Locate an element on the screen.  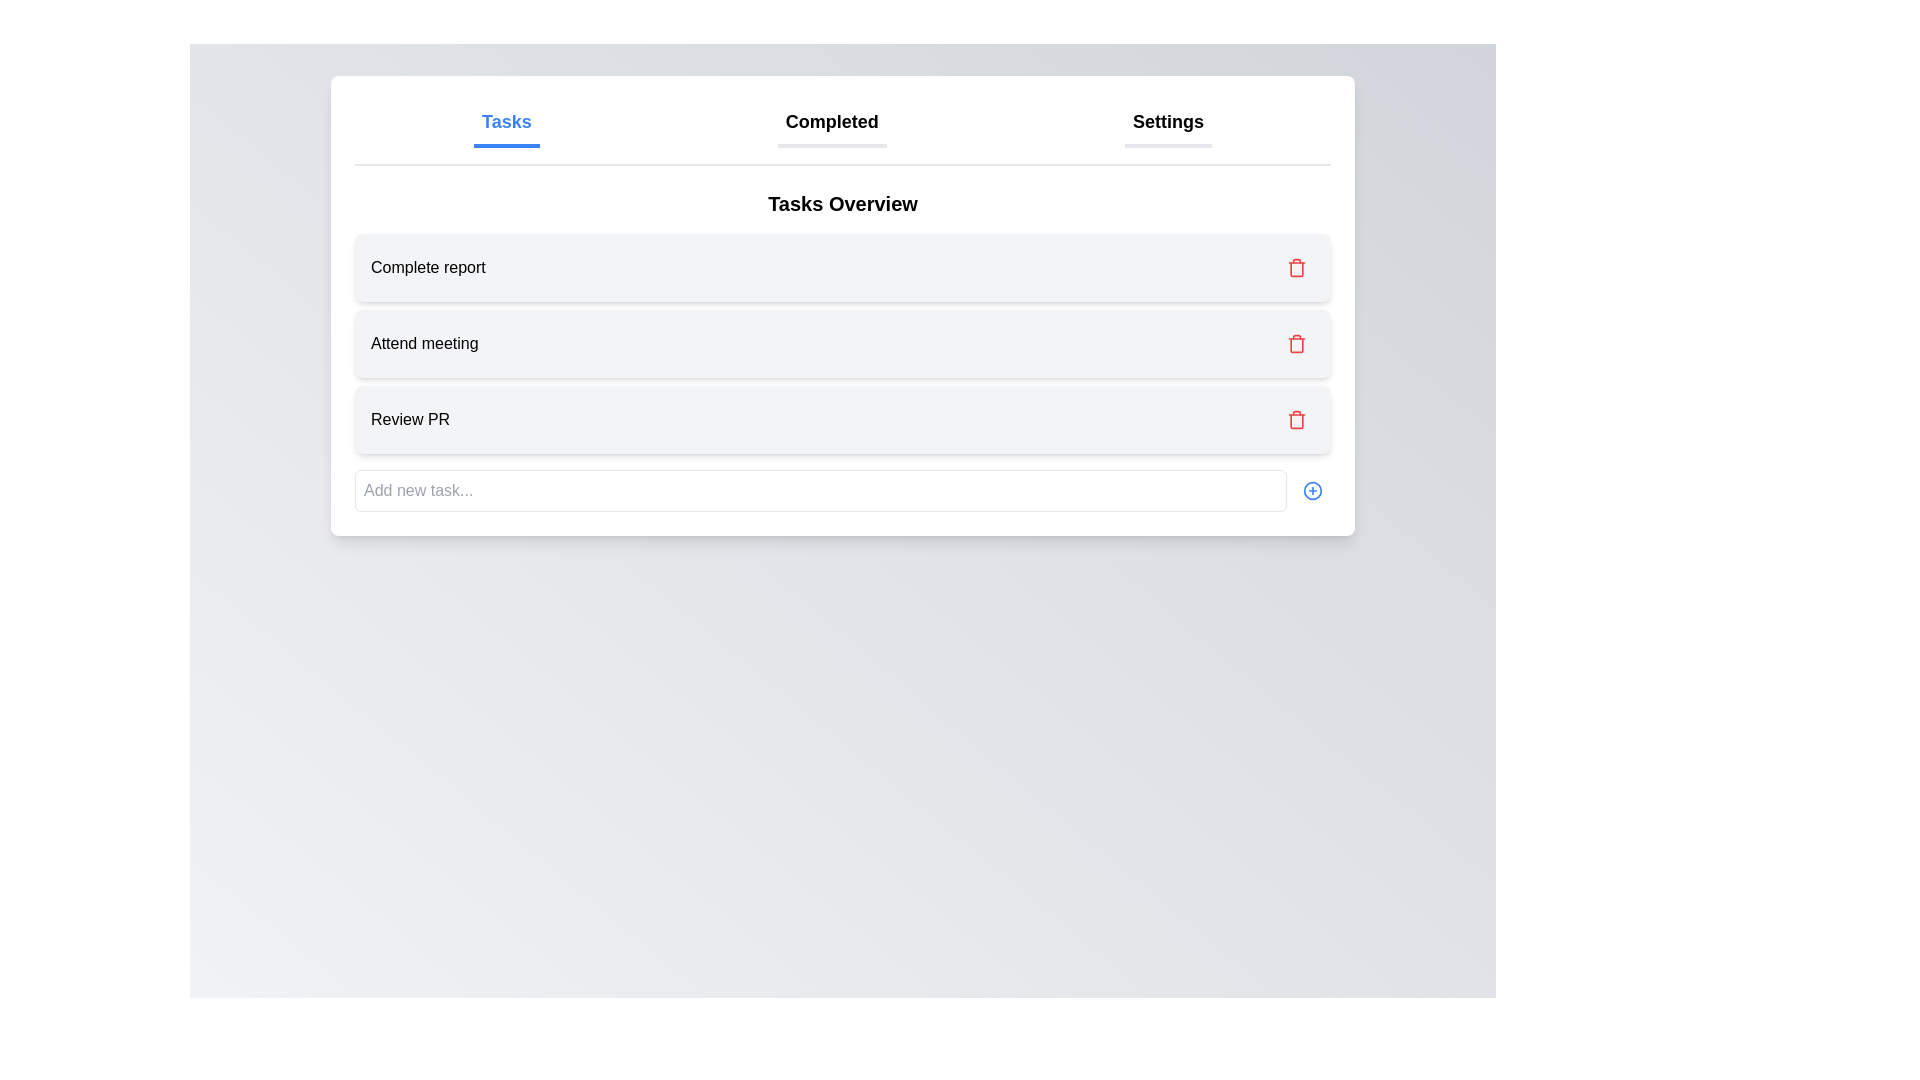
the red trash icon button with a white background, located at the far right of the 'Complete report' row in the task list, to possibly see a tooltip is located at coordinates (1296, 266).